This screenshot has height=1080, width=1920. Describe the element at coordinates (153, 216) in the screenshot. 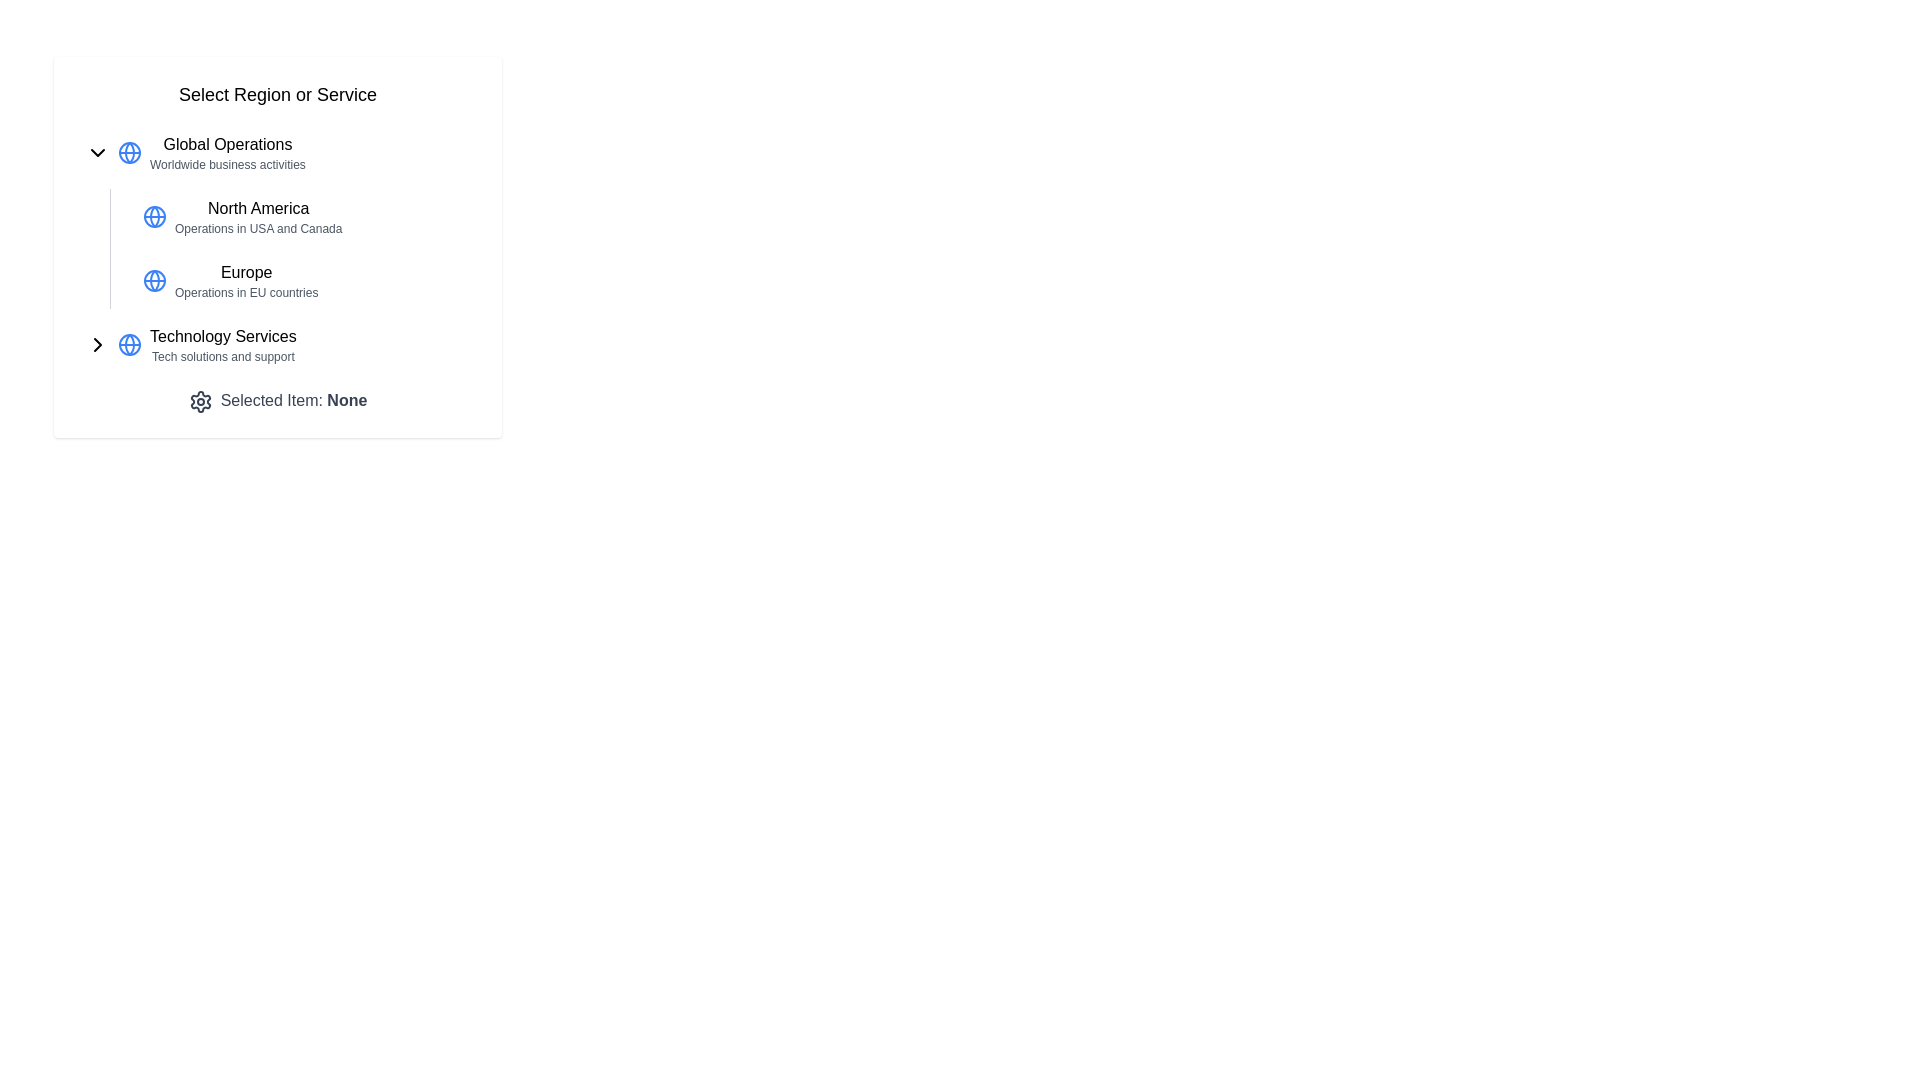

I see `the 'North America' icon, which is the second globe icon in the vertical alignment under 'Select Region or Service.'` at that location.